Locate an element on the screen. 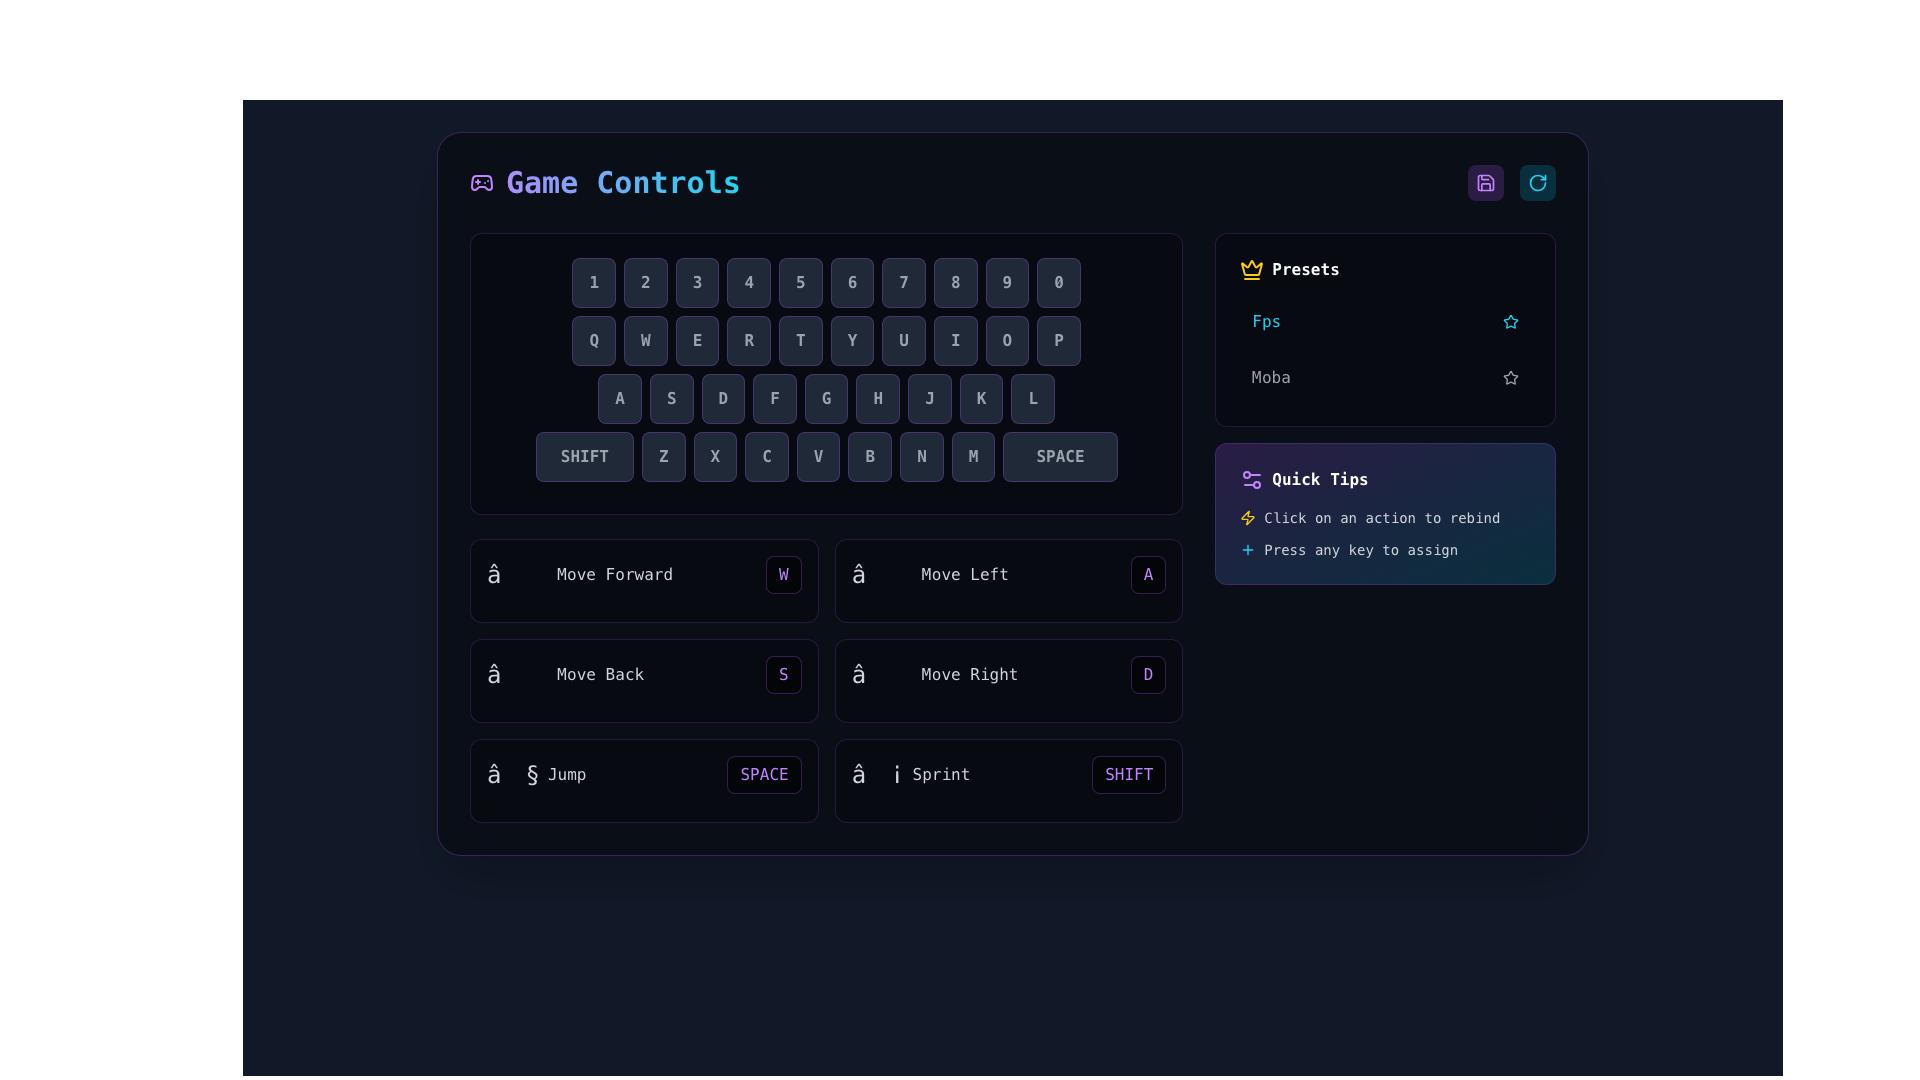  the 'fps' text label, which is styled in cyan and located under the 'Presets' title, positioned beside a star icon is located at coordinates (1265, 320).